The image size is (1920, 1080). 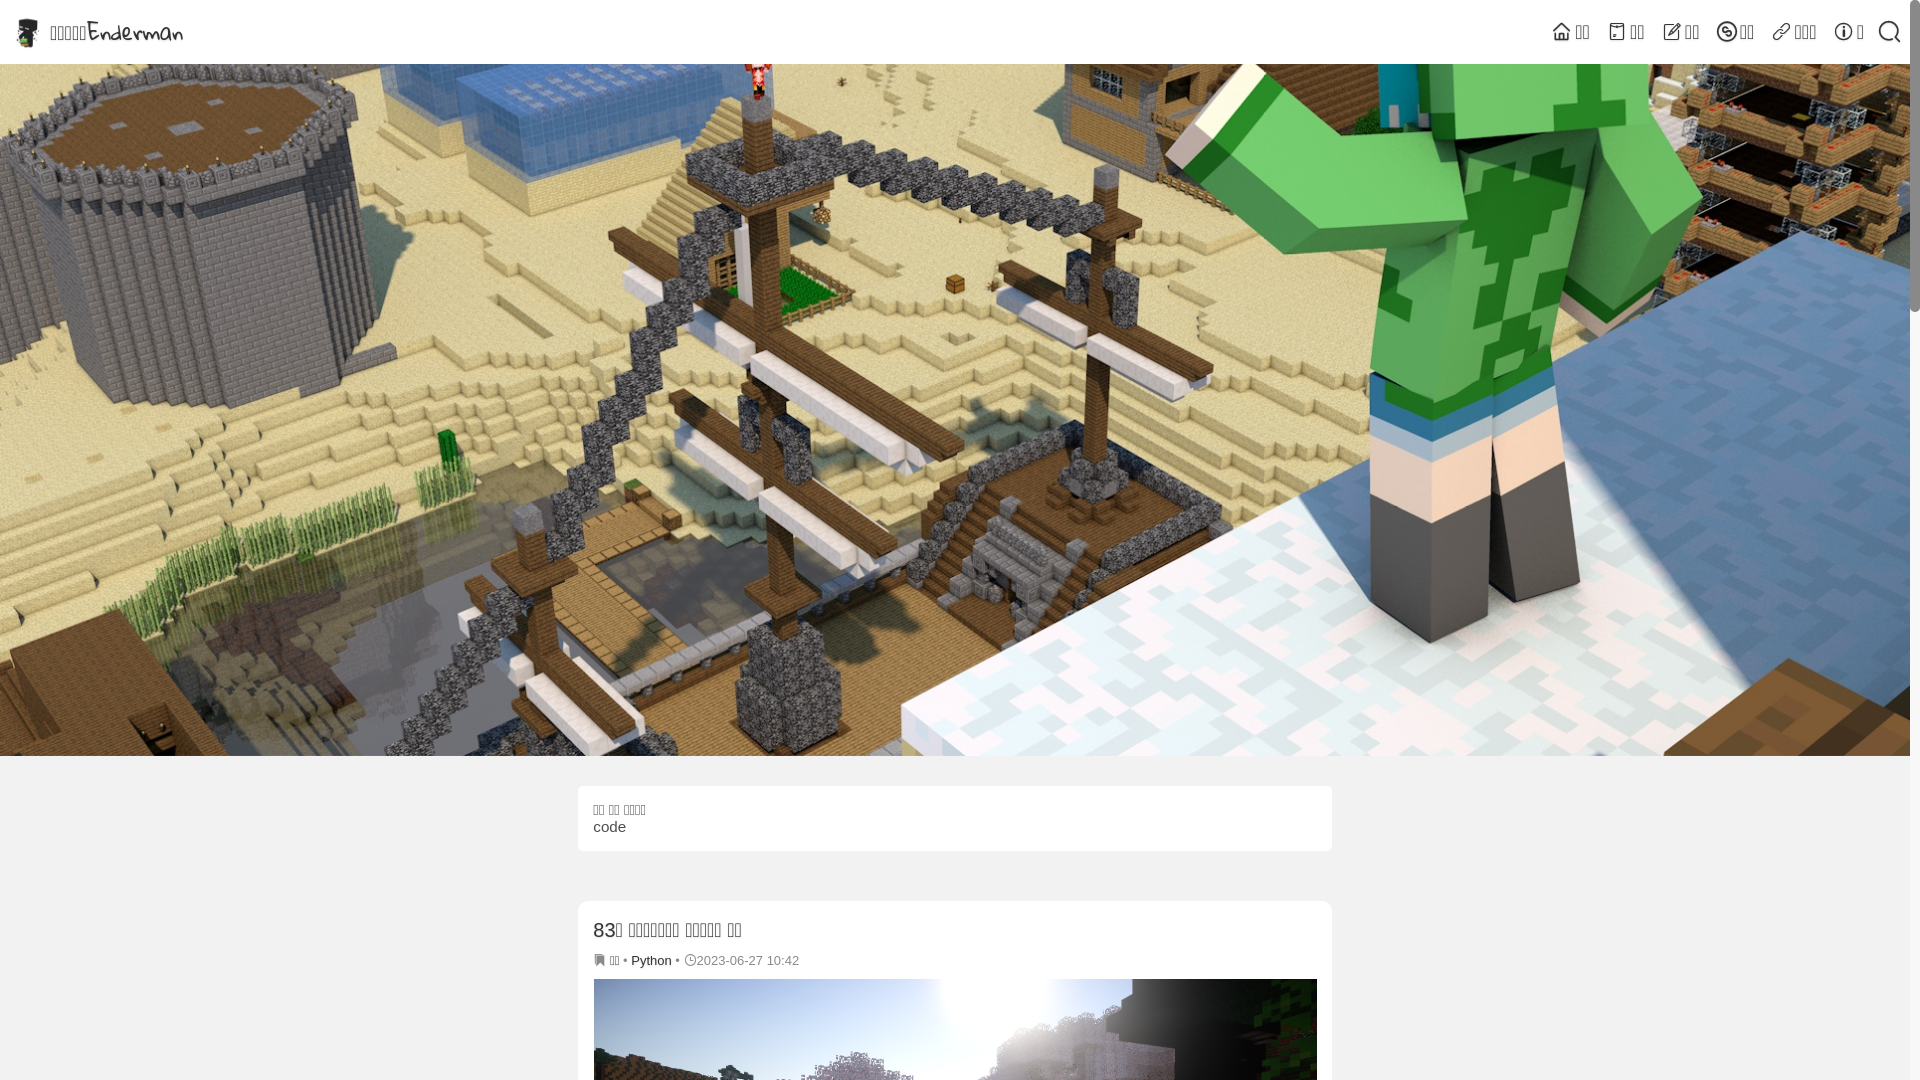 What do you see at coordinates (651, 959) in the screenshot?
I see `'Python'` at bounding box center [651, 959].